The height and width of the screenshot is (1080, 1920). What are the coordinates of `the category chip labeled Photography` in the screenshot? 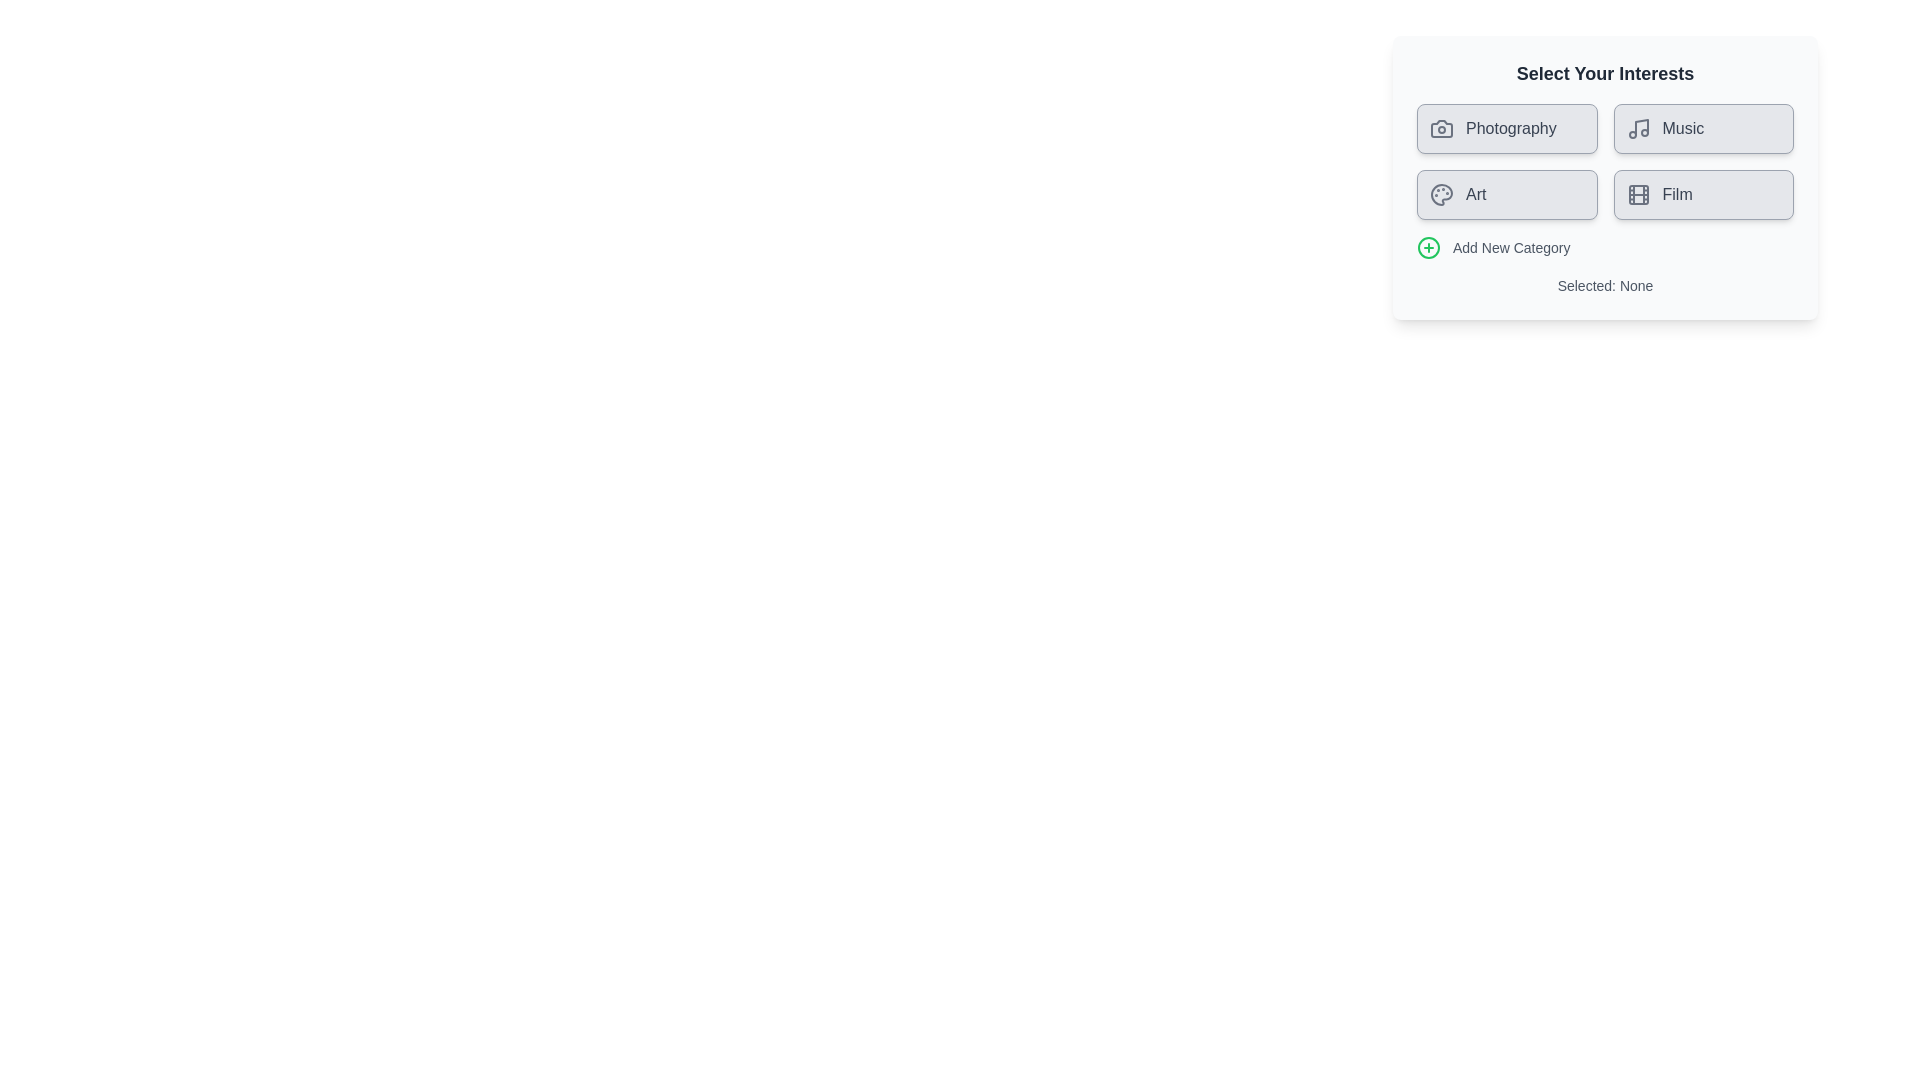 It's located at (1507, 128).